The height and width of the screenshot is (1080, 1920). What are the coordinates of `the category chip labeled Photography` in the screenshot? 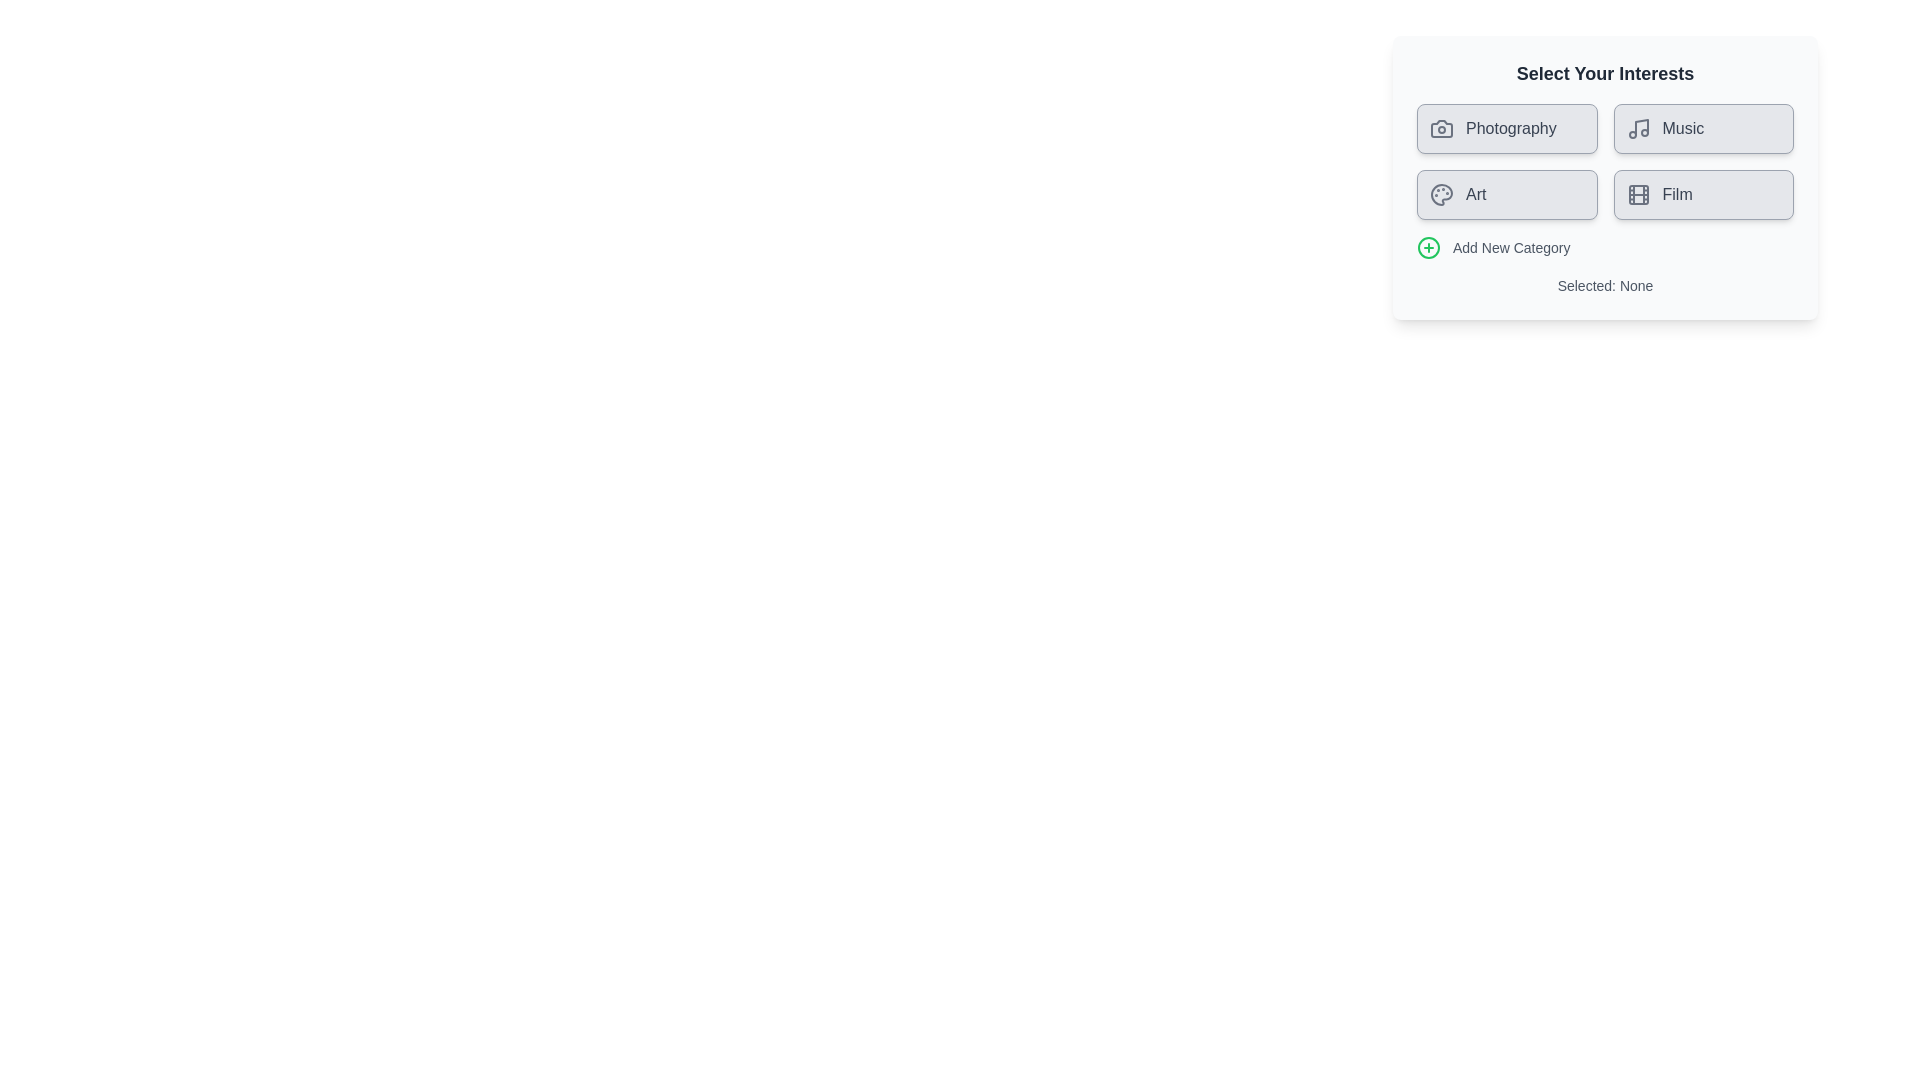 It's located at (1507, 128).